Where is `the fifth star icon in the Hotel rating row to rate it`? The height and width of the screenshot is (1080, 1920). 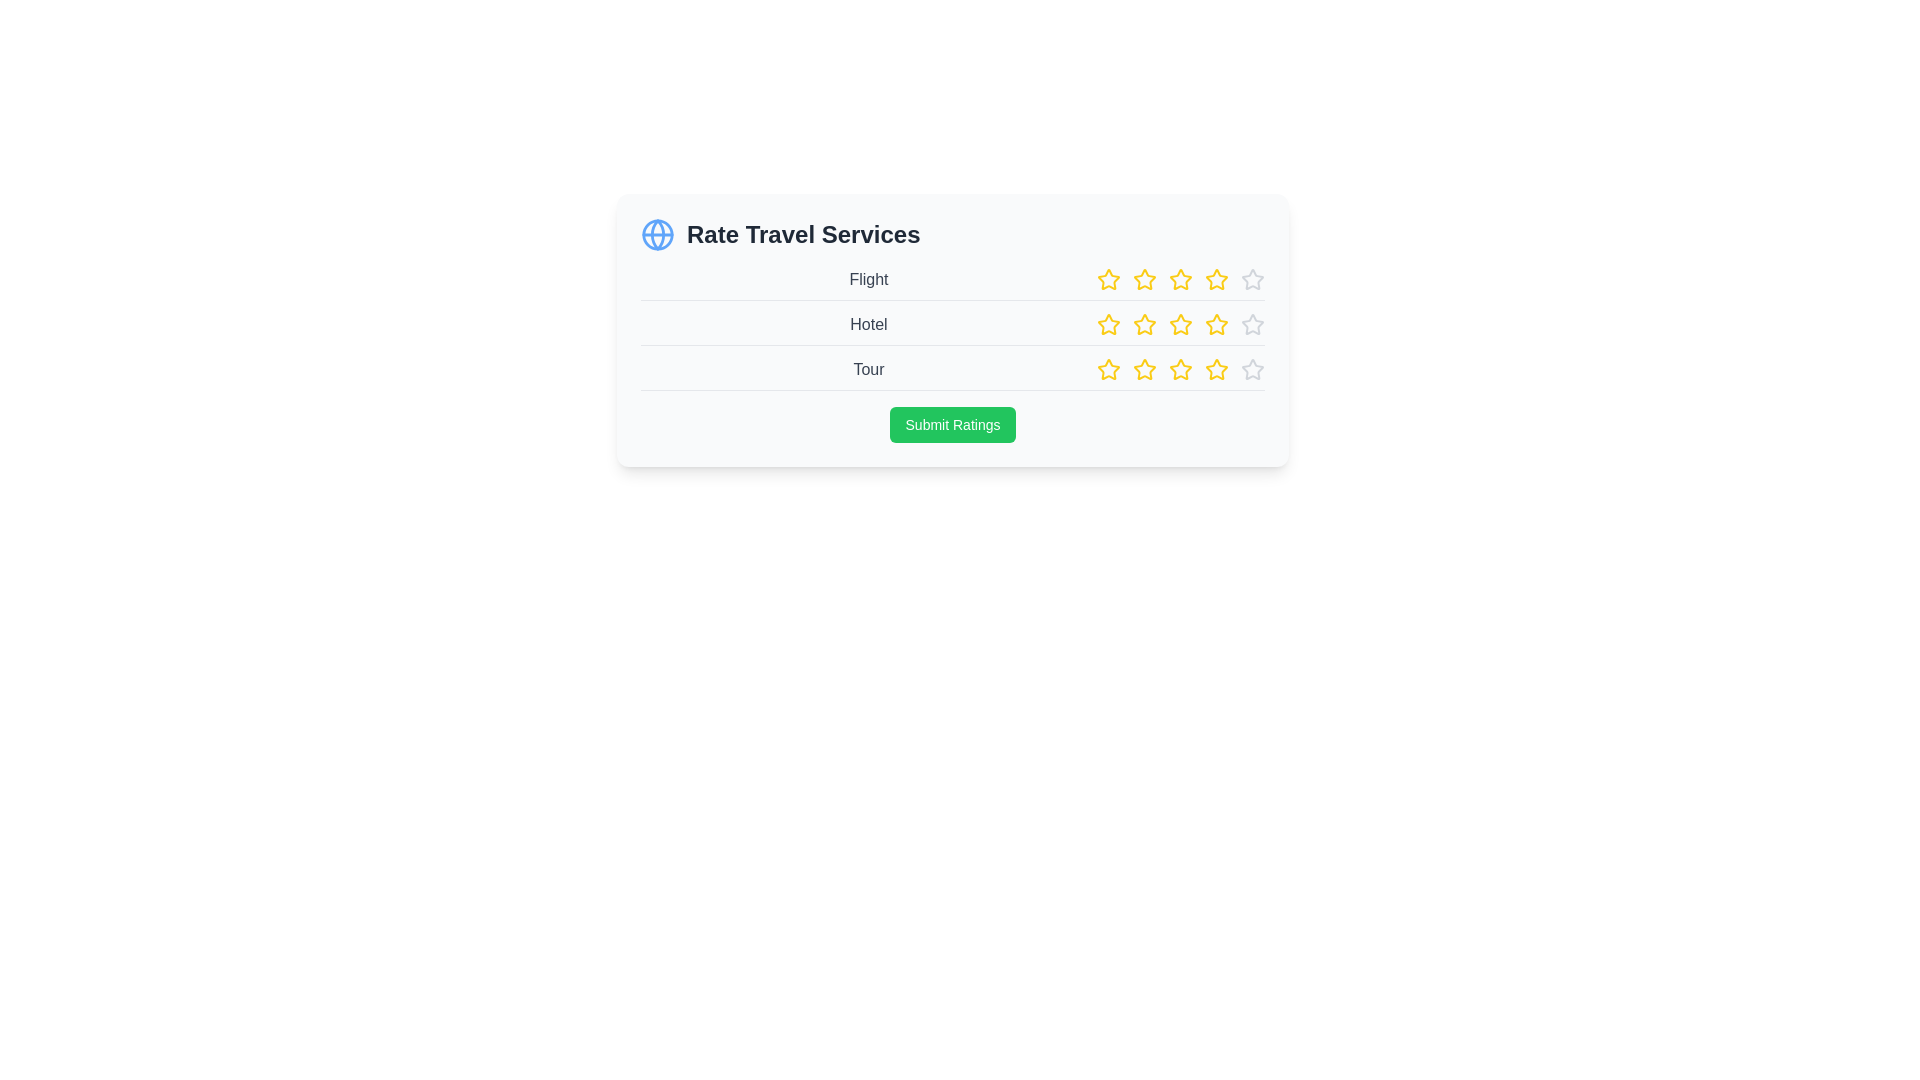
the fifth star icon in the Hotel rating row to rate it is located at coordinates (1251, 323).